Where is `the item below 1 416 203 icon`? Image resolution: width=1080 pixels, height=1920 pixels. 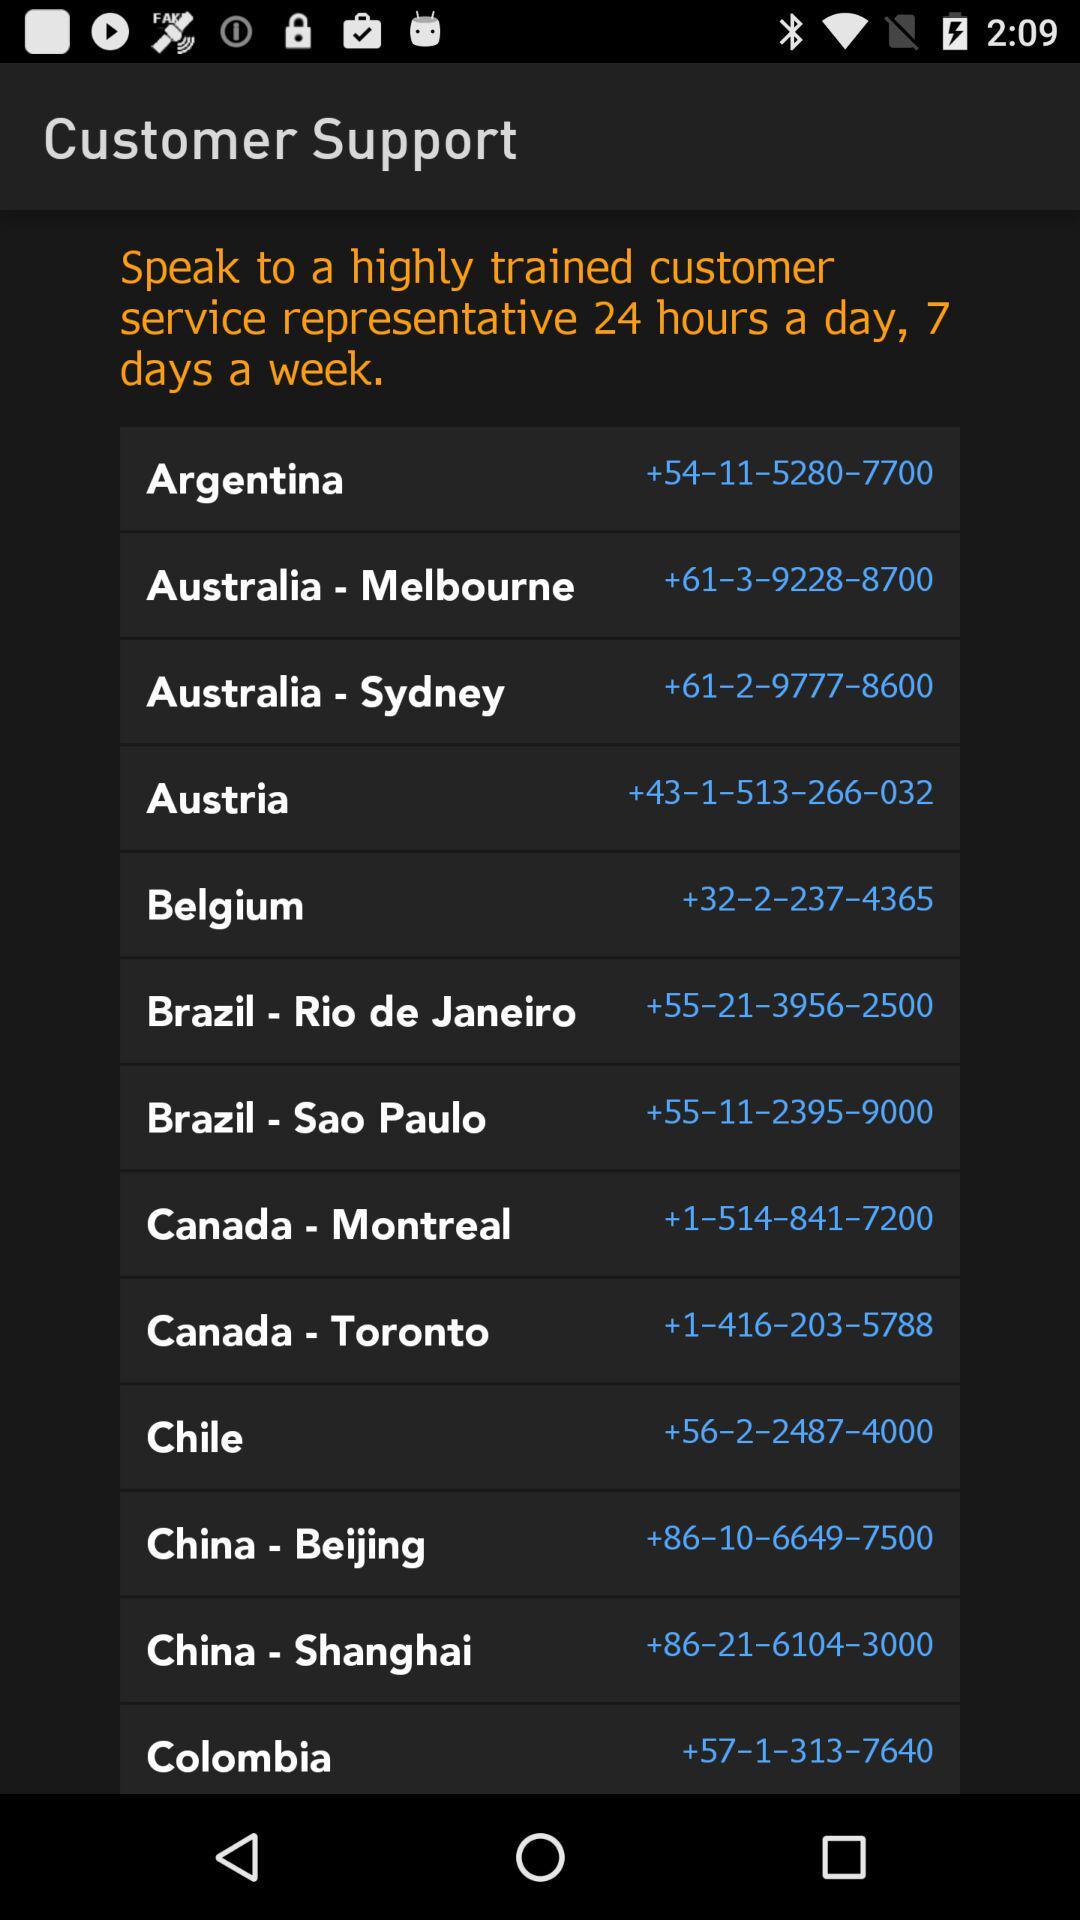
the item below 1 416 203 icon is located at coordinates (797, 1429).